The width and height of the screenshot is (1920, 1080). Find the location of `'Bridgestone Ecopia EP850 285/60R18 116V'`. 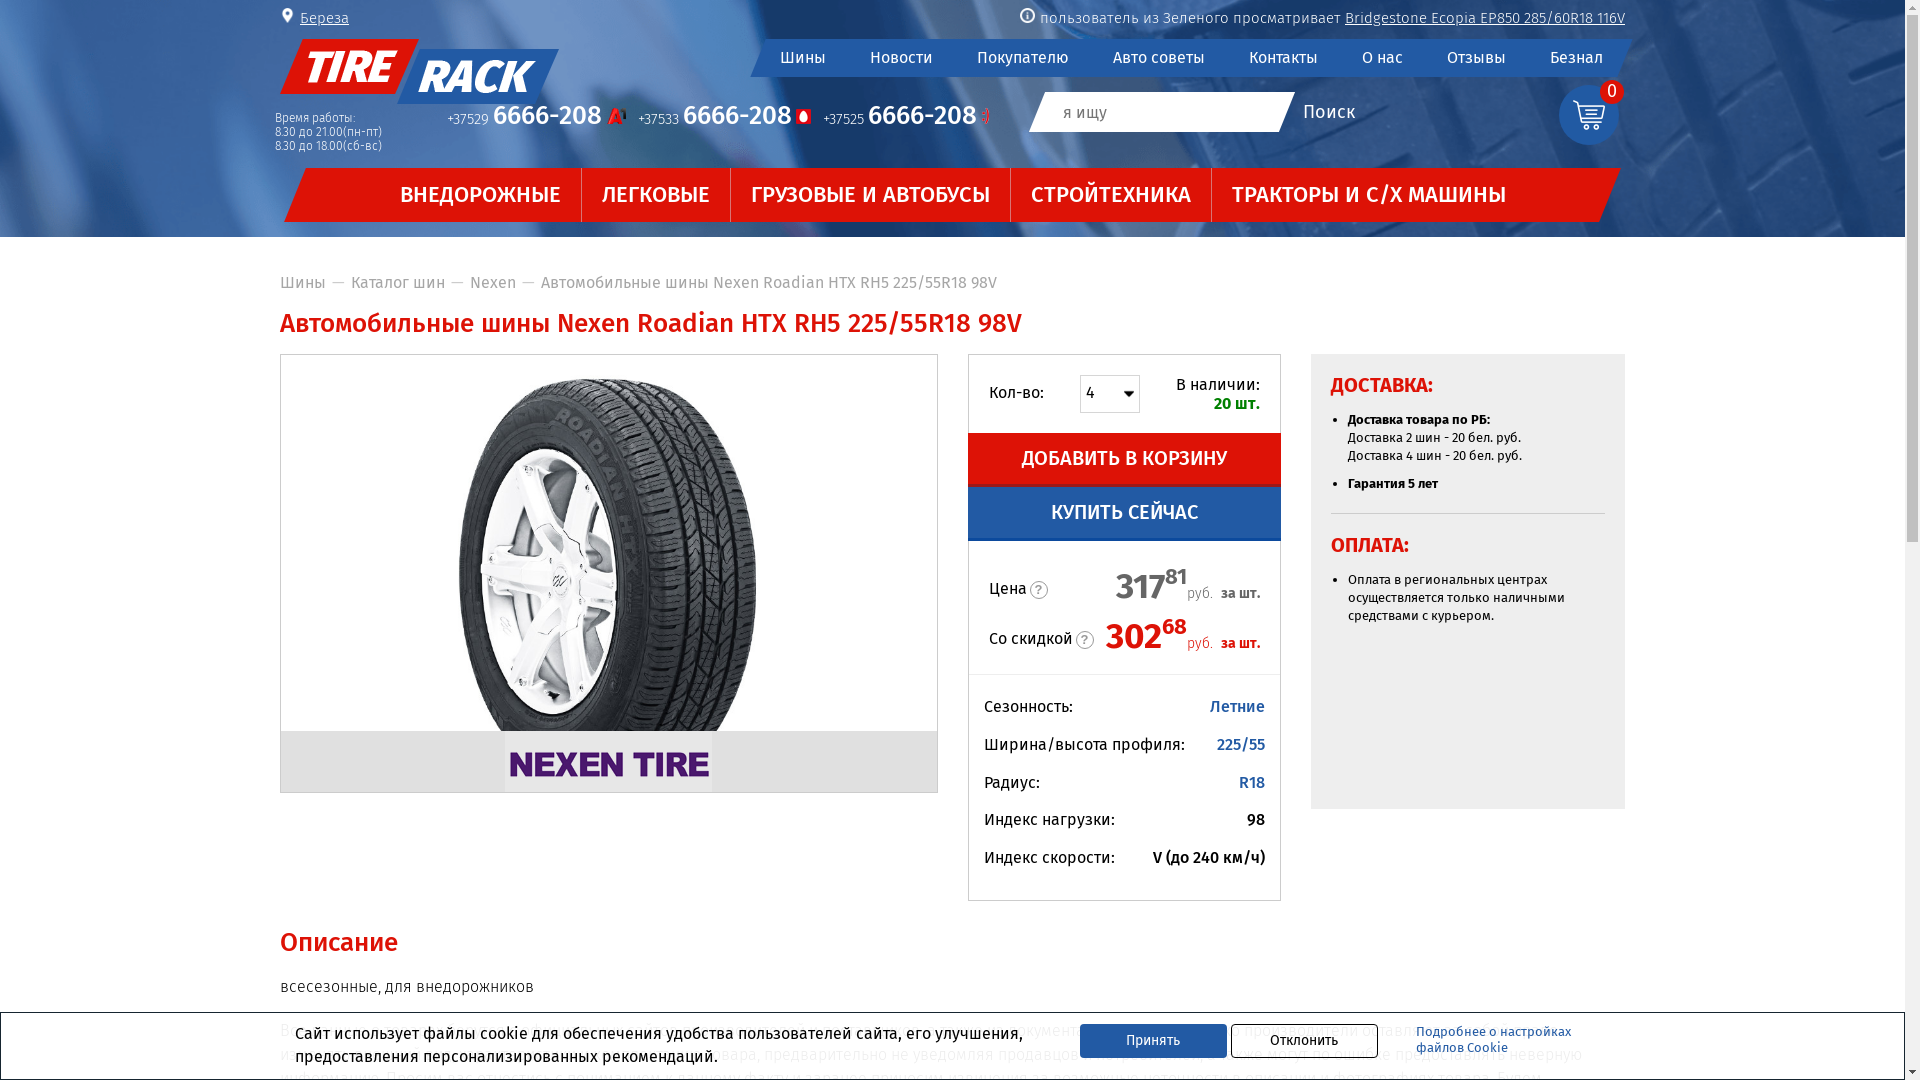

'Bridgestone Ecopia EP850 285/60R18 116V' is located at coordinates (1484, 18).